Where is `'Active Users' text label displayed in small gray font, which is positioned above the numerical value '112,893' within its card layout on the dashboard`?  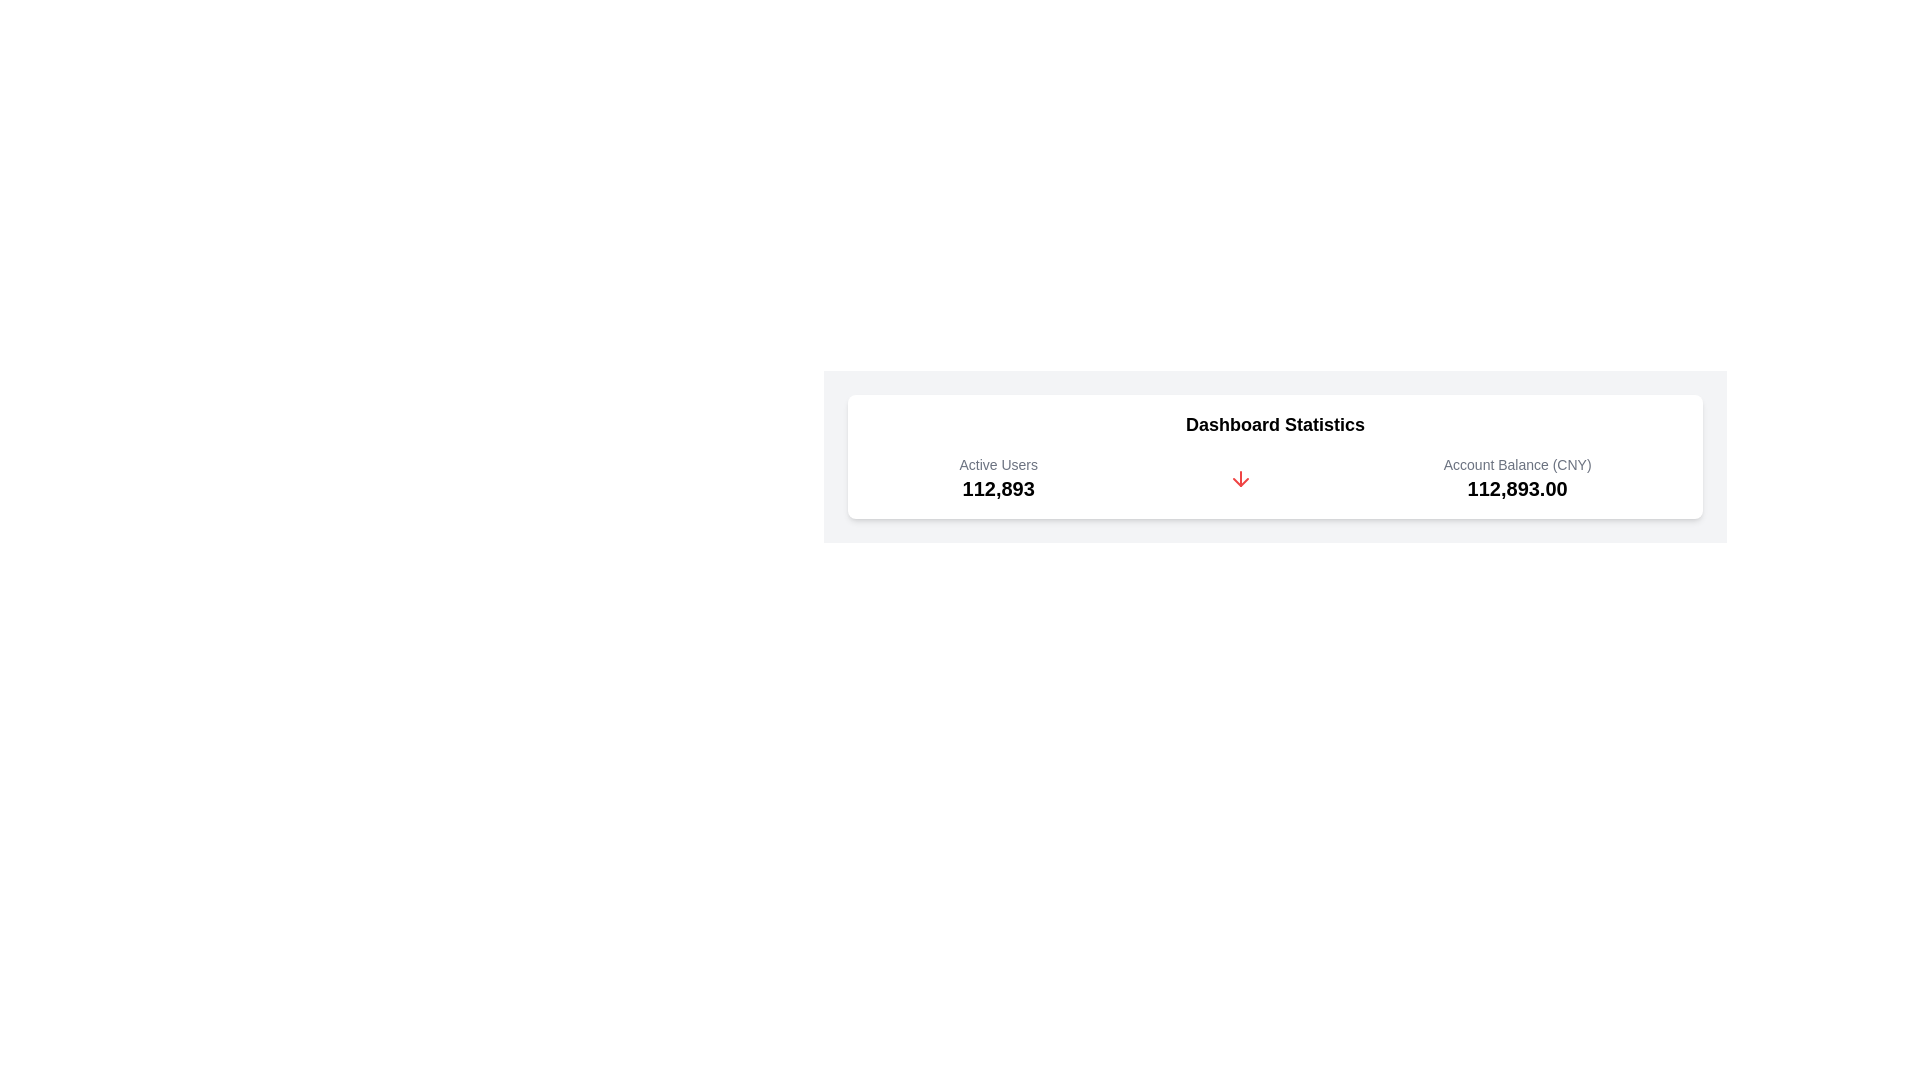
'Active Users' text label displayed in small gray font, which is positioned above the numerical value '112,893' within its card layout on the dashboard is located at coordinates (998, 465).